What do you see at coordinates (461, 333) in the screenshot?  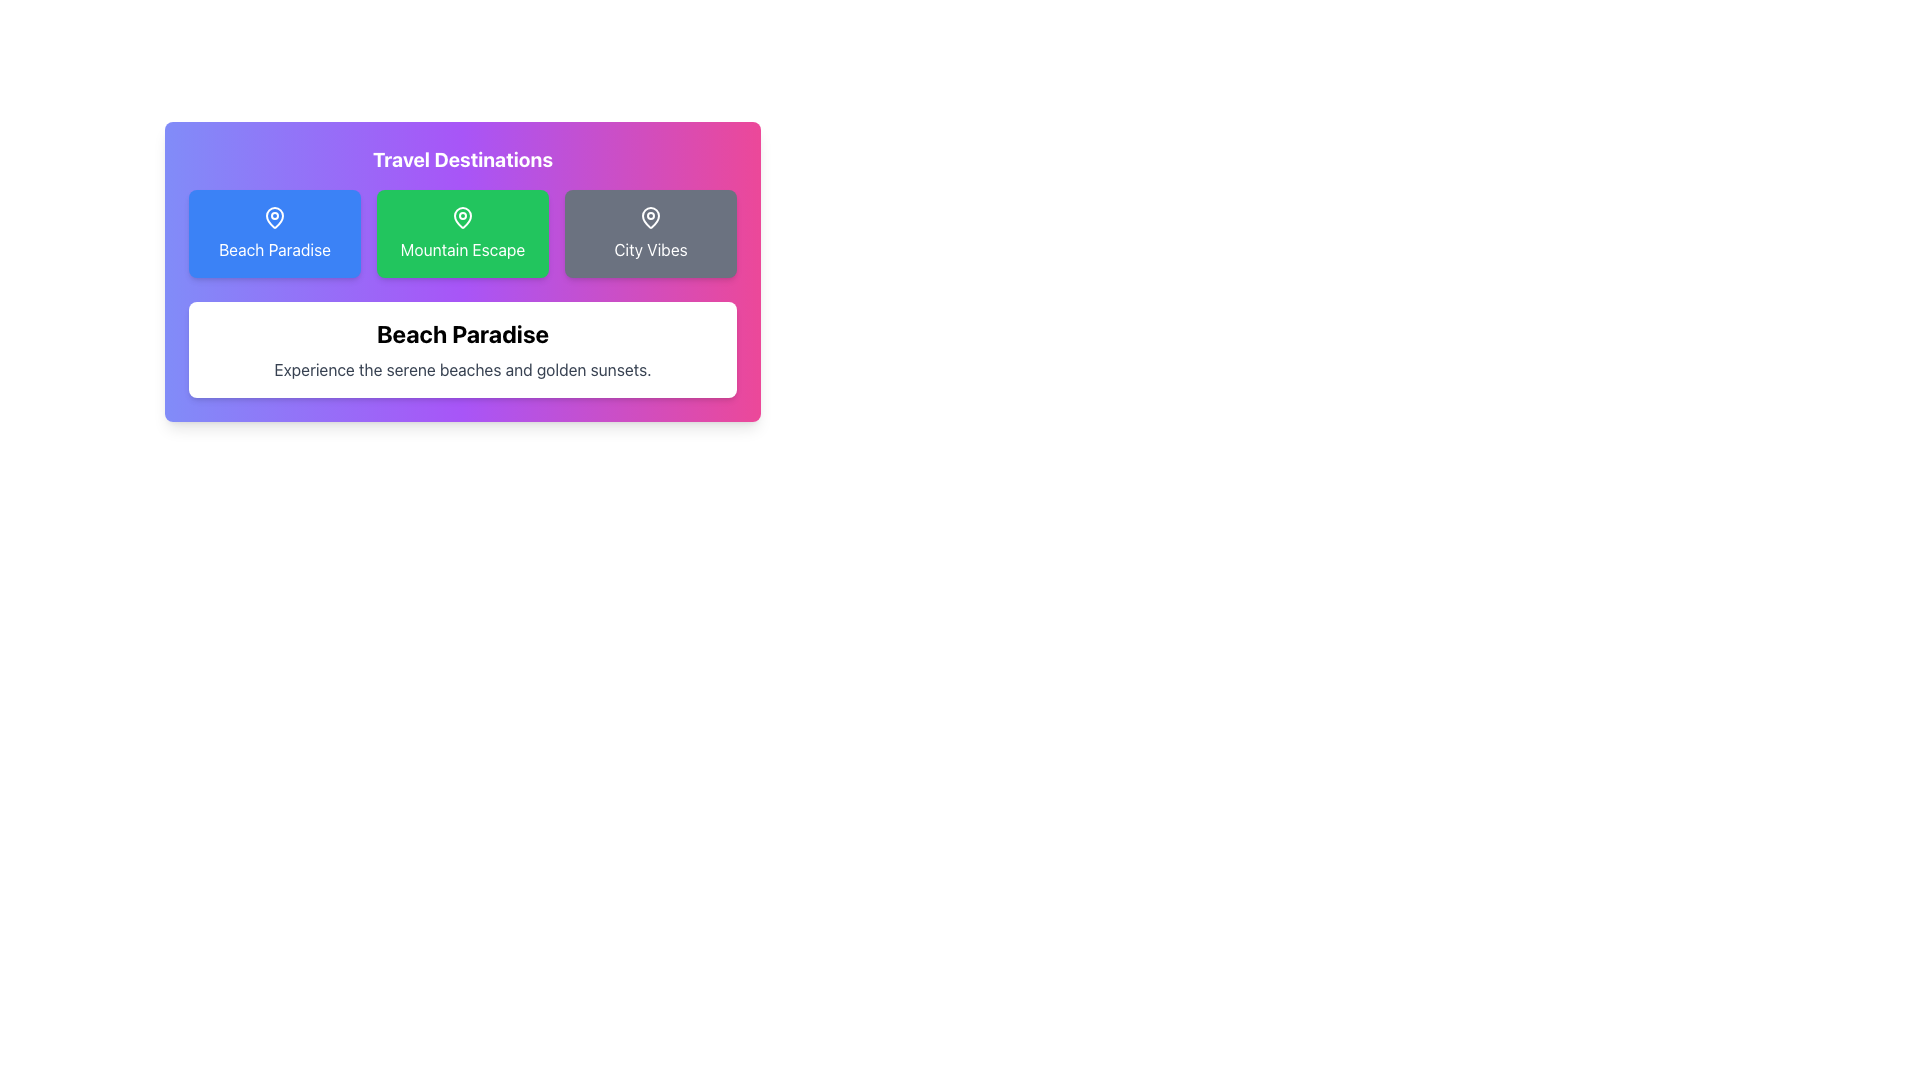 I see `prominently styled text that reads 'Beach Paradise', which is centrally aligned and features a bold font against a white background` at bounding box center [461, 333].